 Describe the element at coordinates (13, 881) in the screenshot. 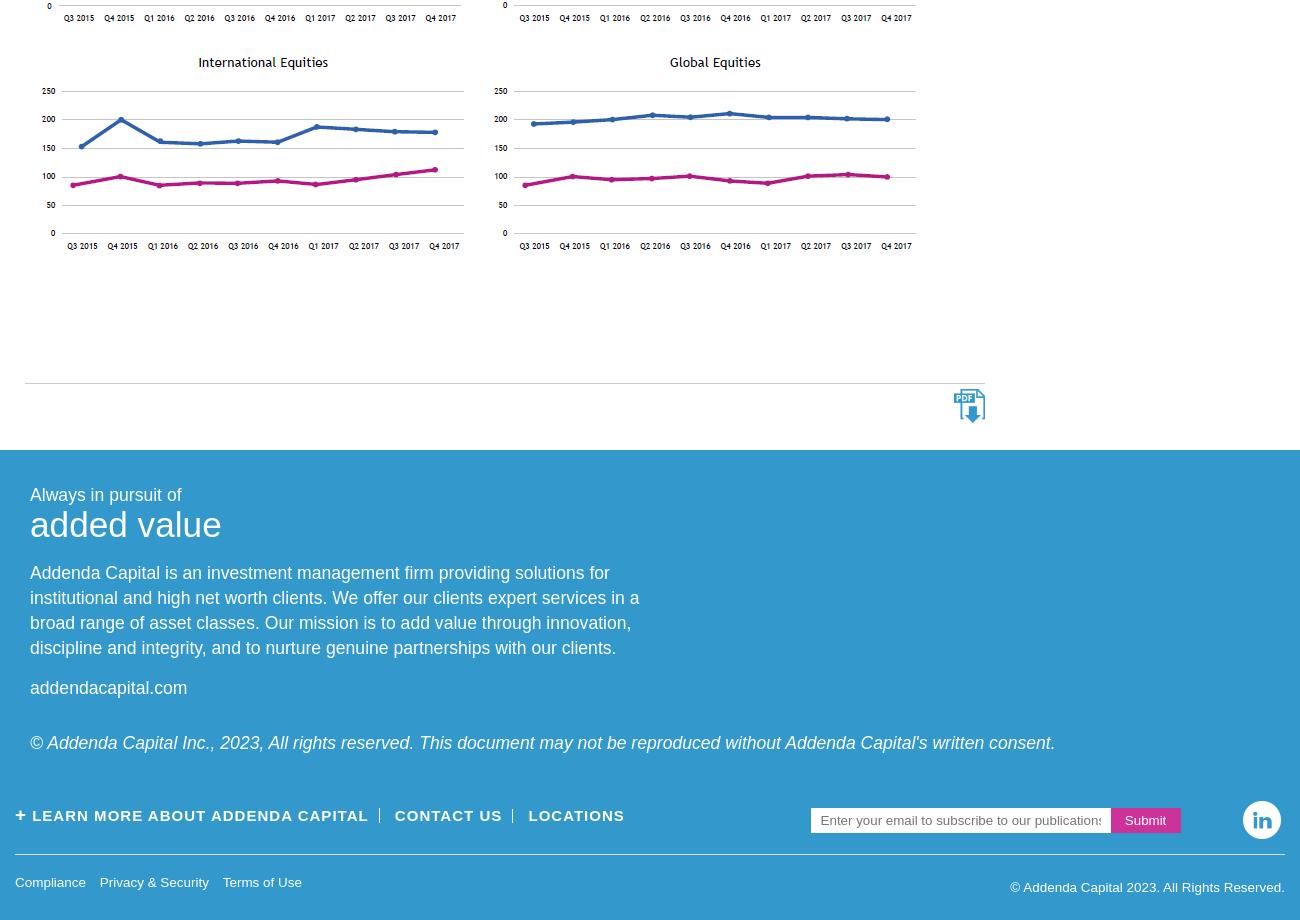

I see `'Compliance'` at that location.